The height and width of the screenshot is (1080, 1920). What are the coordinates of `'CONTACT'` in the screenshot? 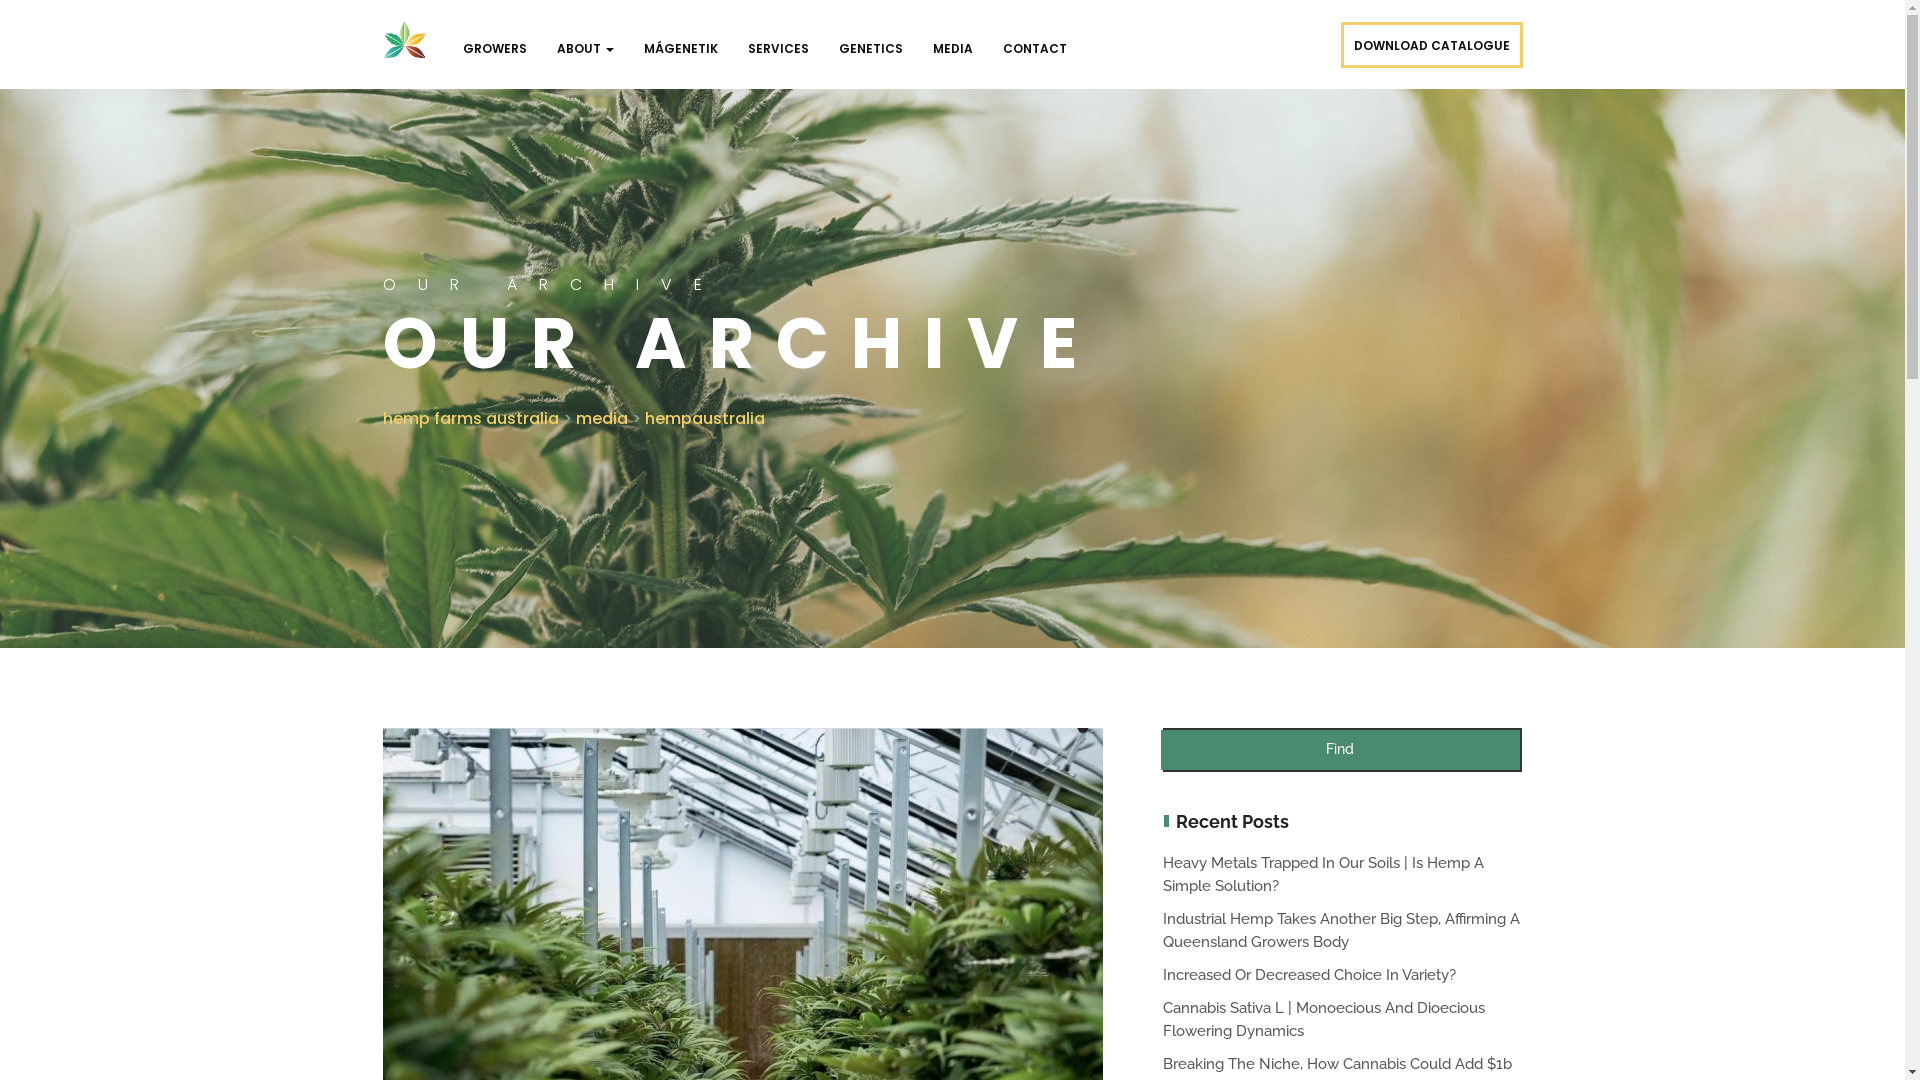 It's located at (1035, 48).